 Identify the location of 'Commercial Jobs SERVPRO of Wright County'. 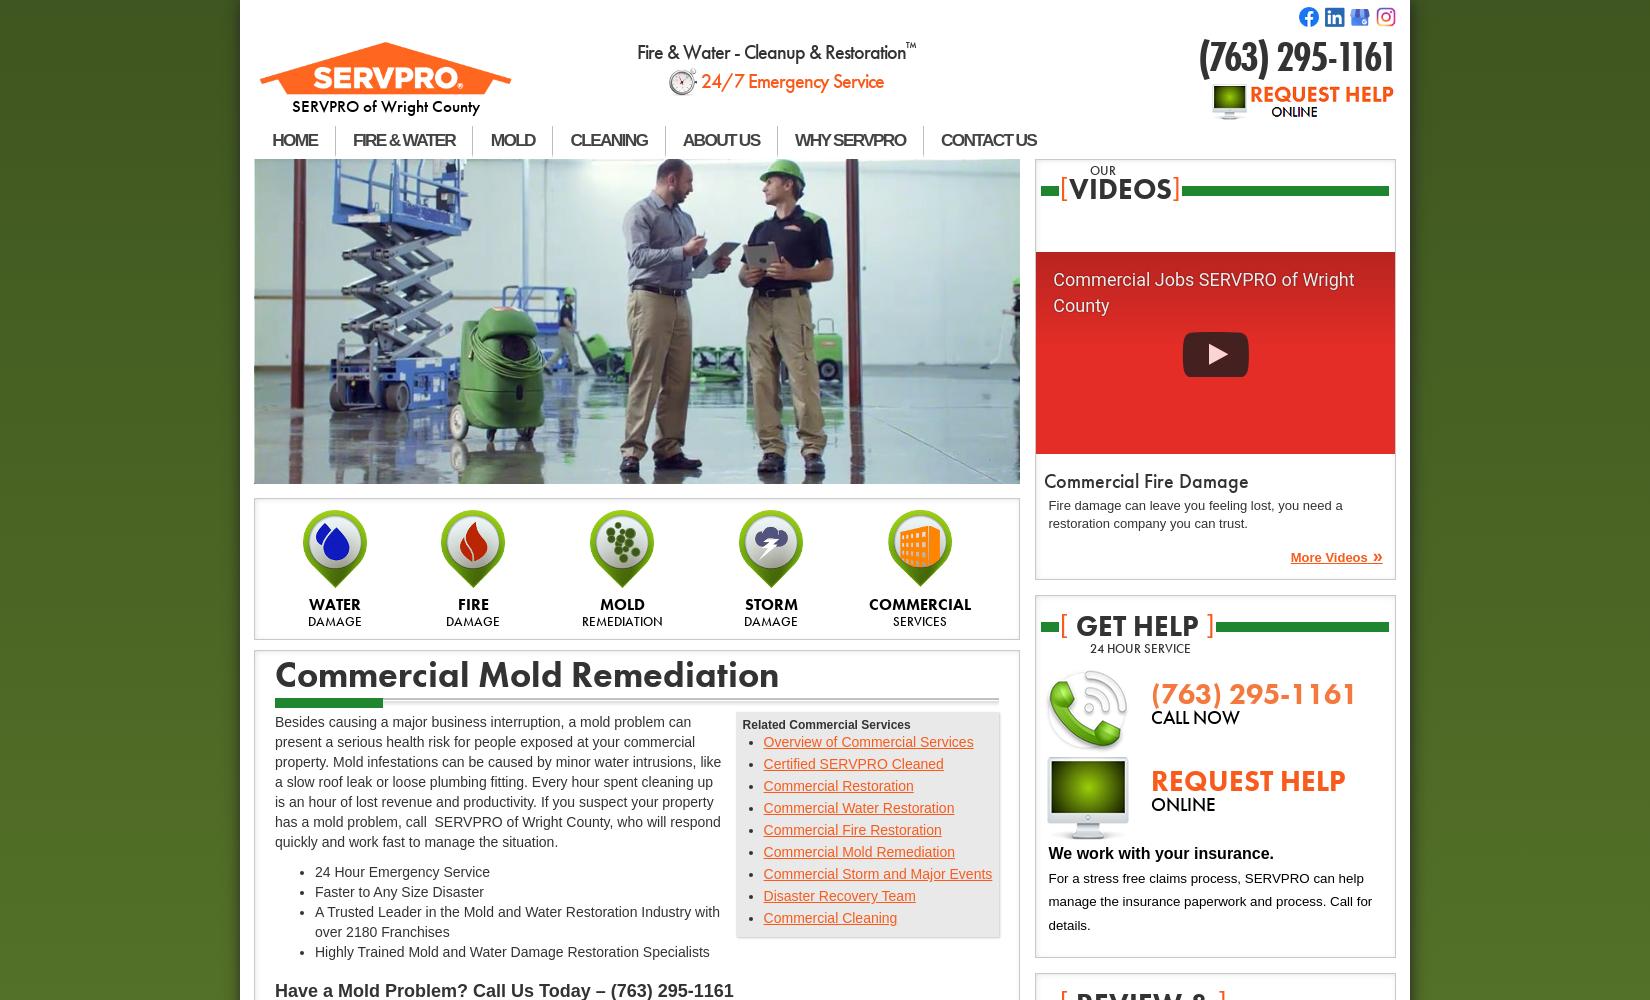
(1203, 291).